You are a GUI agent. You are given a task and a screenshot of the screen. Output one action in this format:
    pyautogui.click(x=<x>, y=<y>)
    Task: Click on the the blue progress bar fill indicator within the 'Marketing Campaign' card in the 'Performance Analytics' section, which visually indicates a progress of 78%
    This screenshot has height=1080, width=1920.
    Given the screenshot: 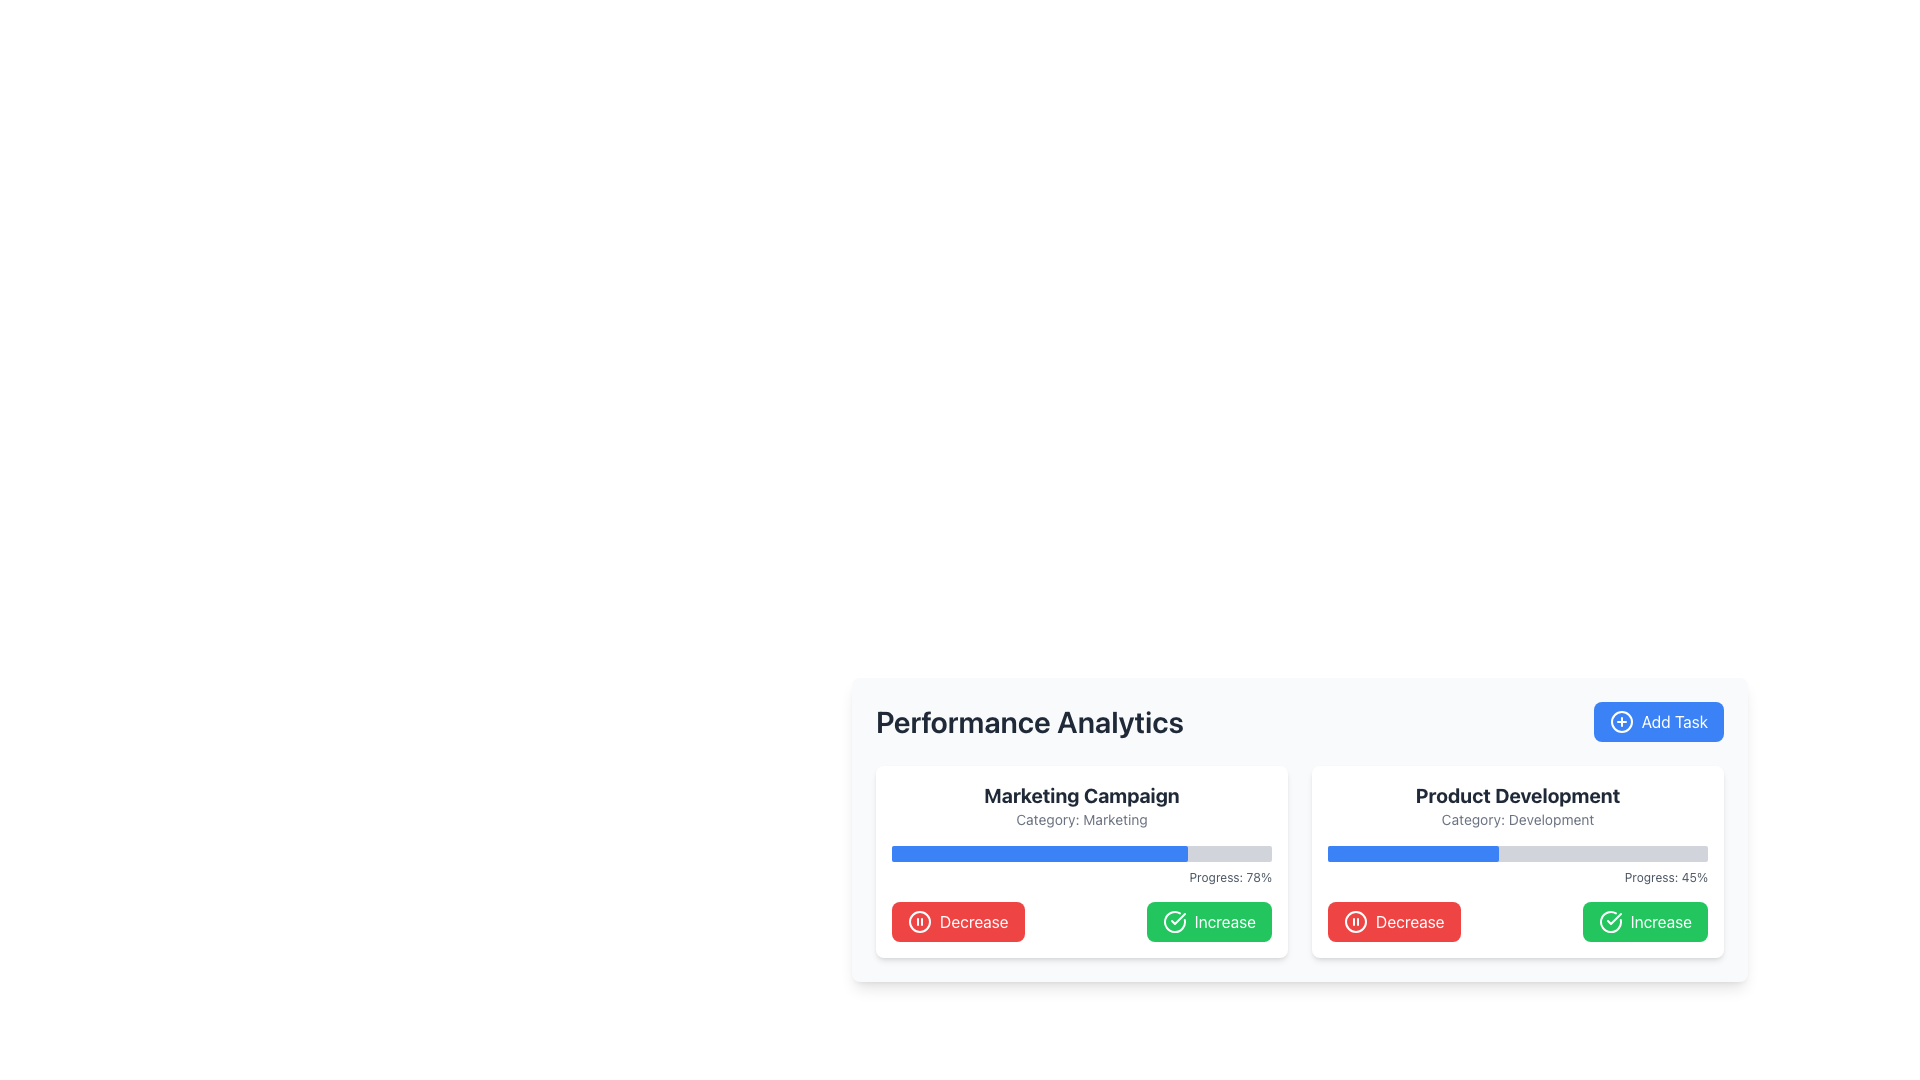 What is the action you would take?
    pyautogui.click(x=1040, y=853)
    